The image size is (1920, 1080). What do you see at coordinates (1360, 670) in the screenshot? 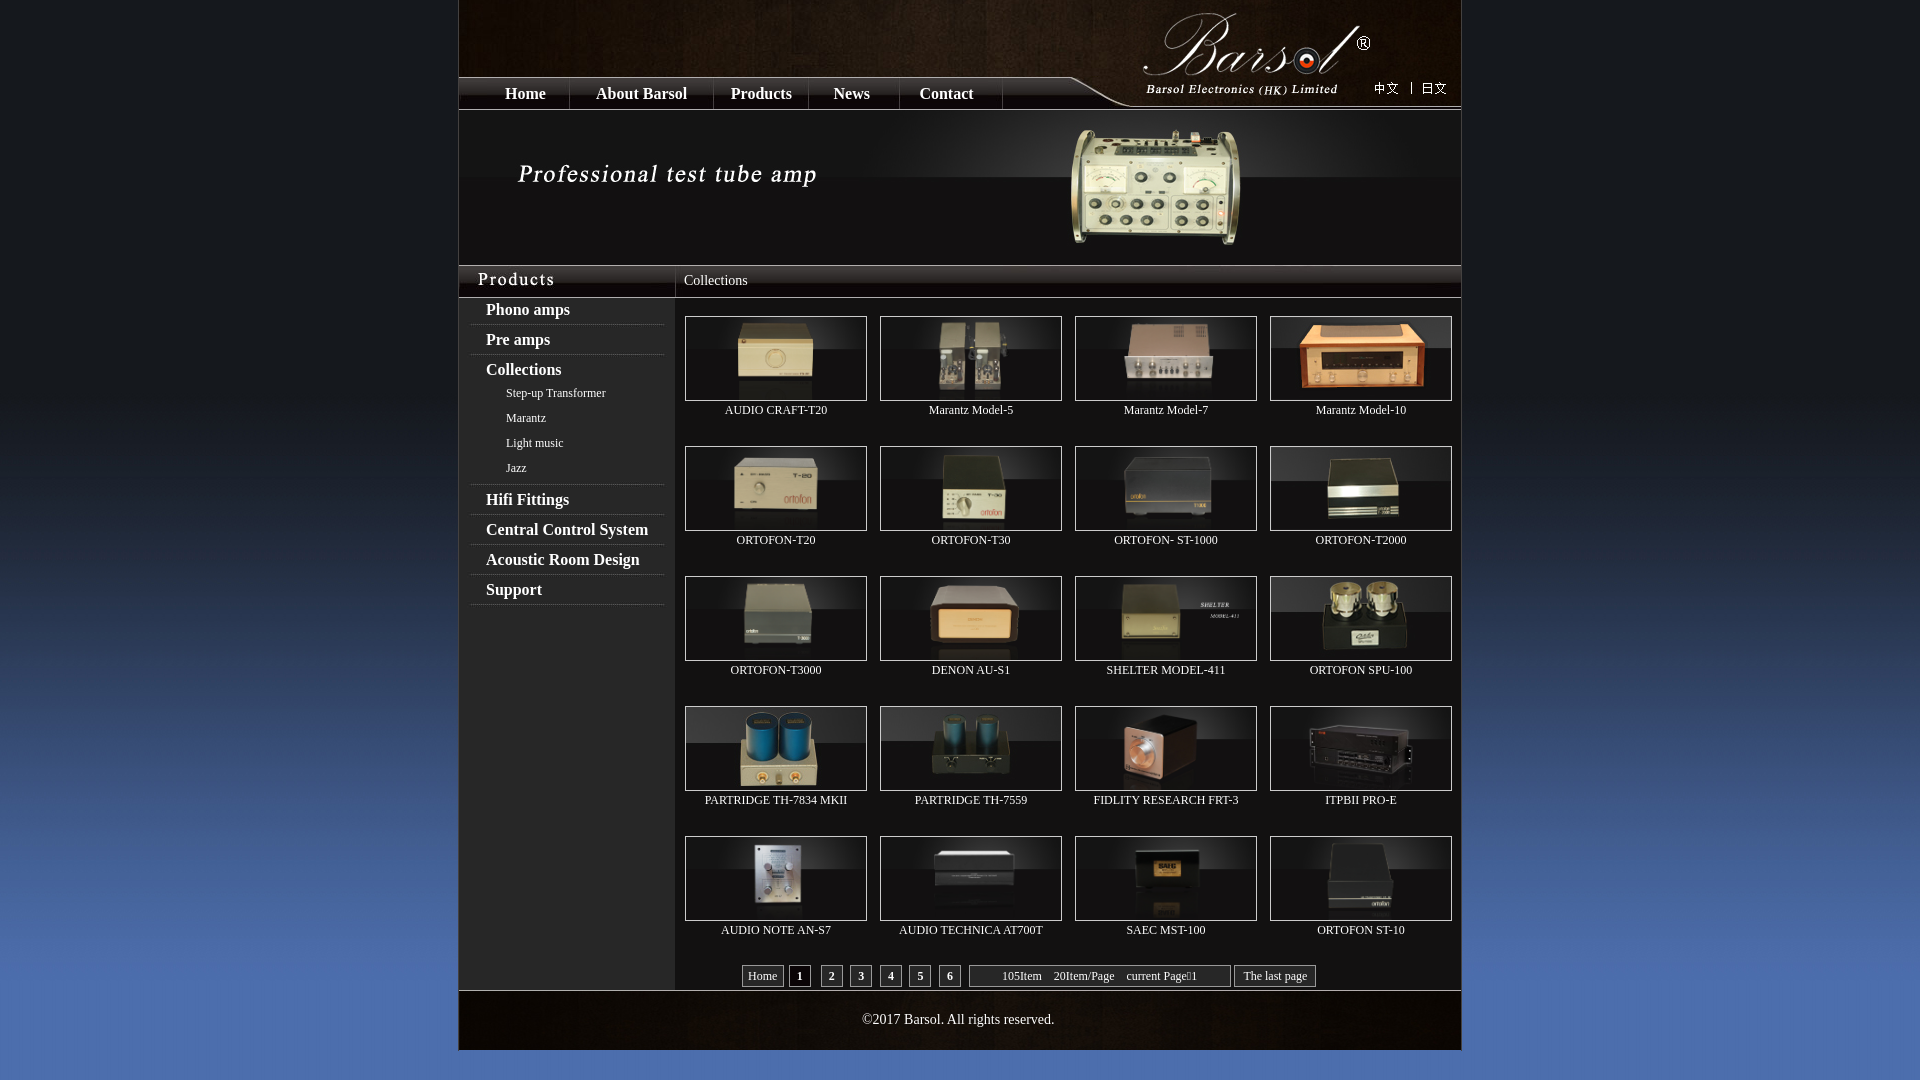
I see `'ORTOFON SPU-100'` at bounding box center [1360, 670].